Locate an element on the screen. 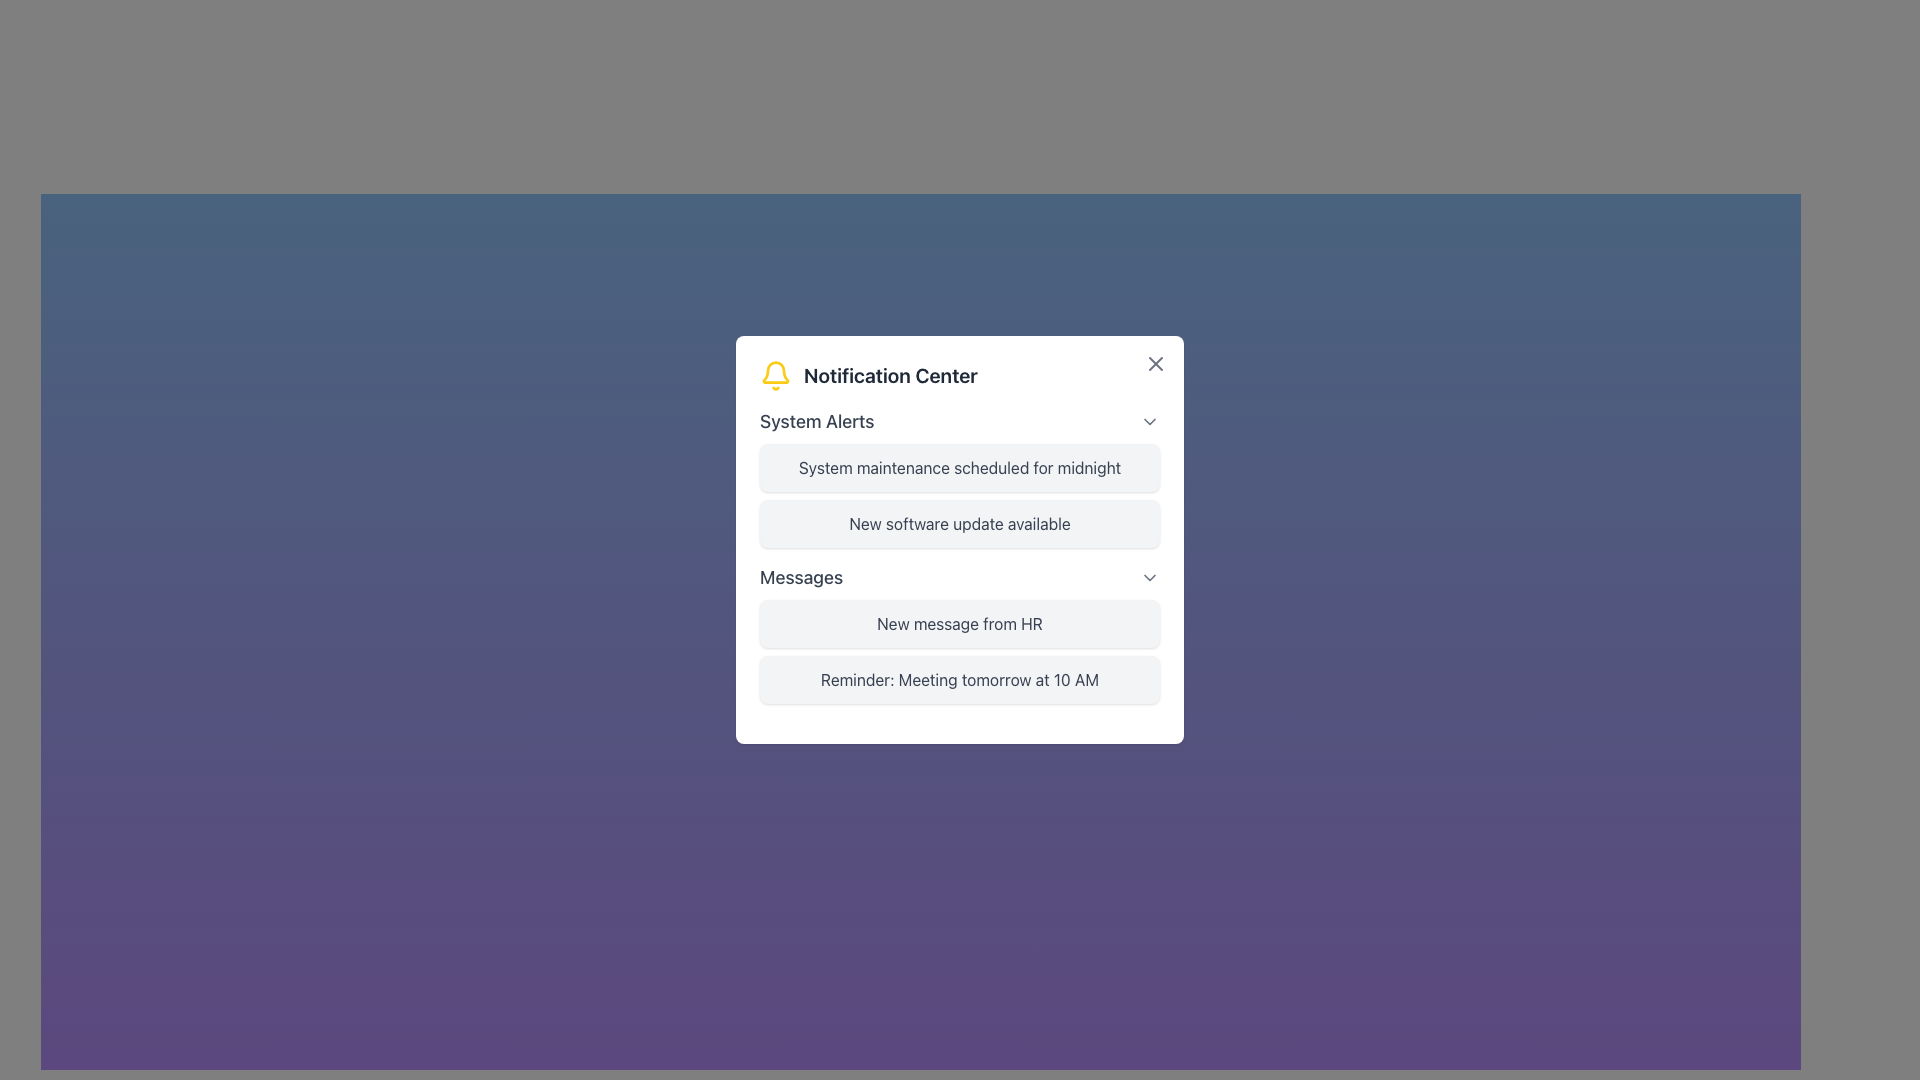 This screenshot has height=1080, width=1920. the 'Messages' Dropdown Trigger element in the notification center is located at coordinates (960, 578).